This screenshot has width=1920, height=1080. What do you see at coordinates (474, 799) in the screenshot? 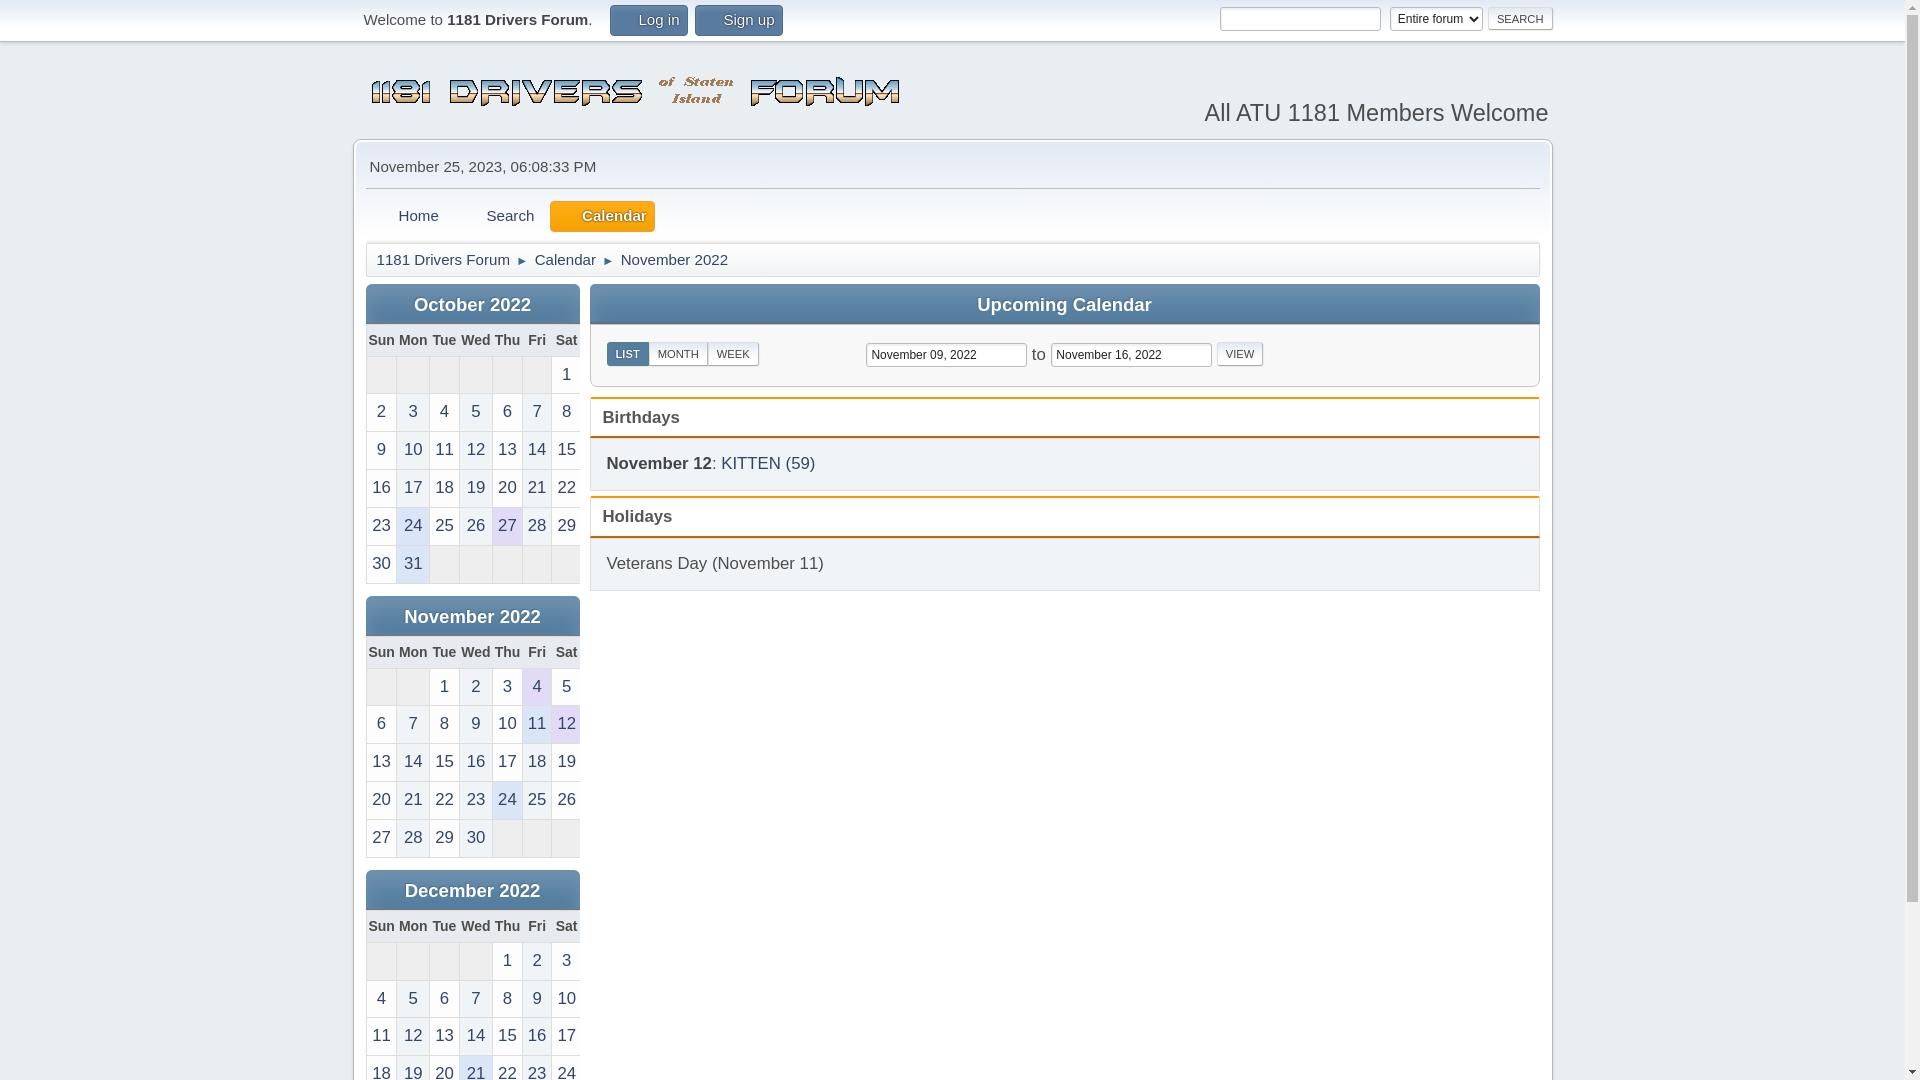
I see `'23'` at bounding box center [474, 799].